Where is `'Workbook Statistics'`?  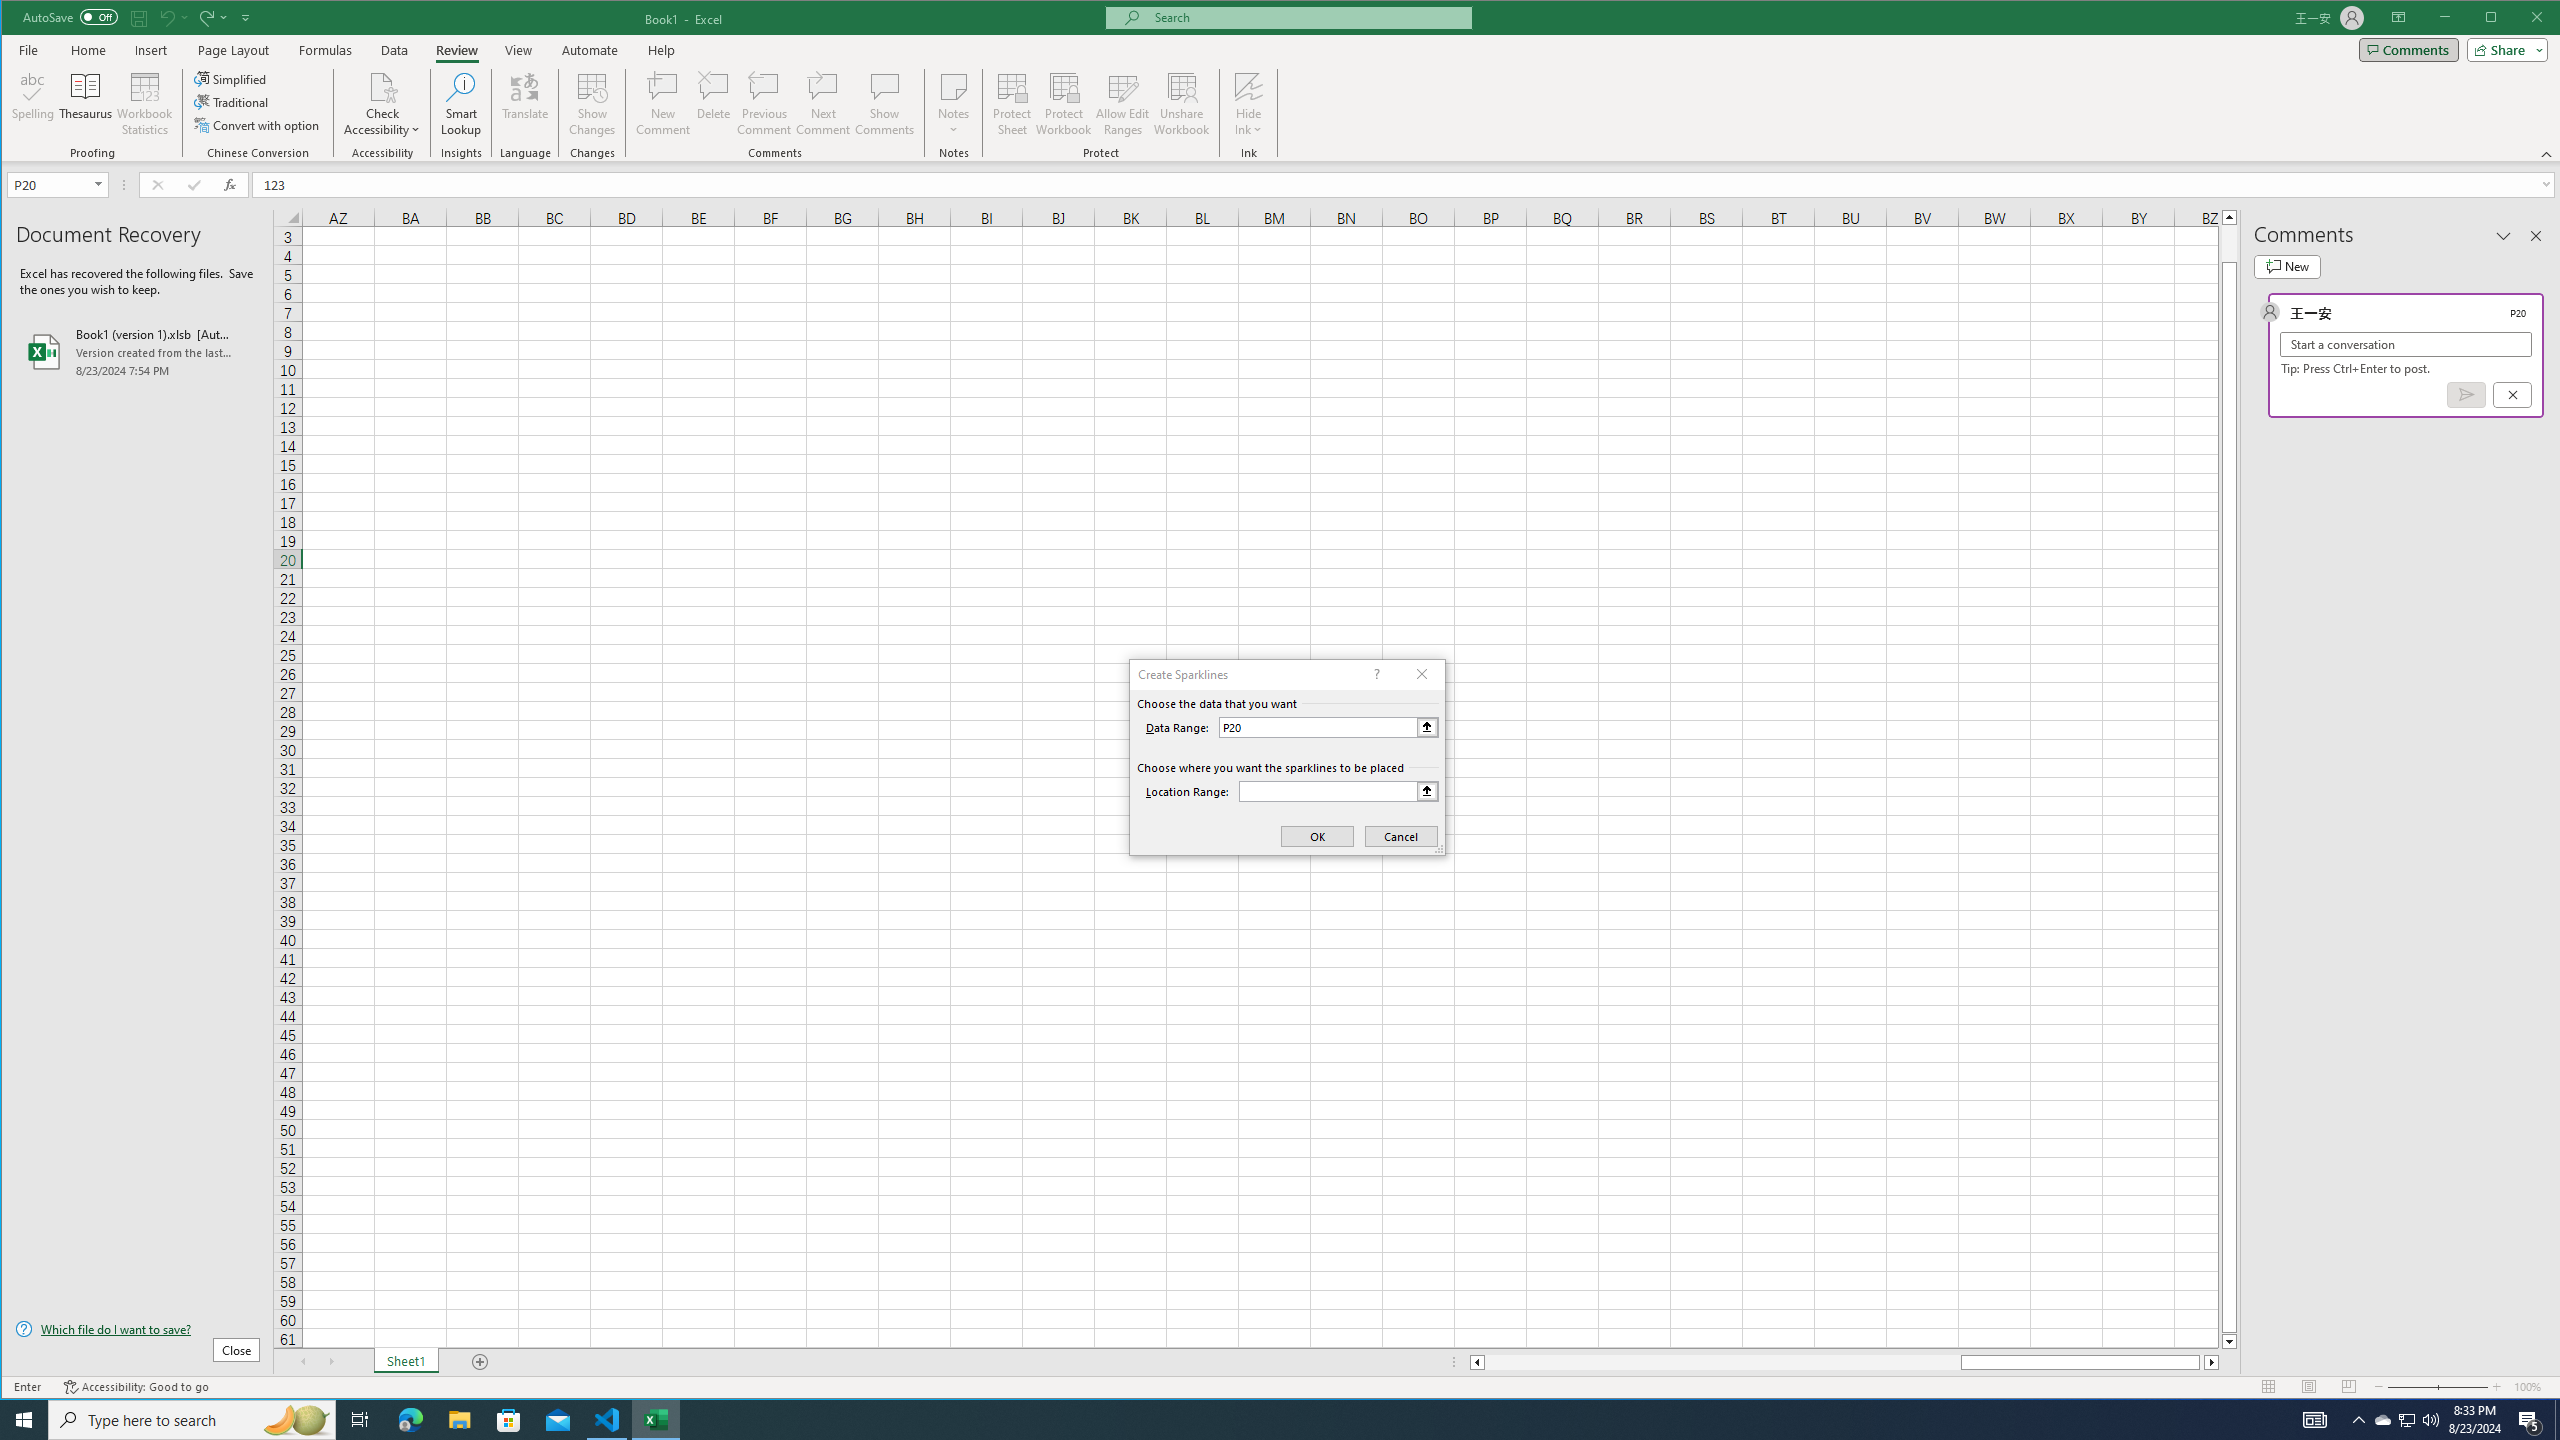
'Workbook Statistics' is located at coordinates (143, 103).